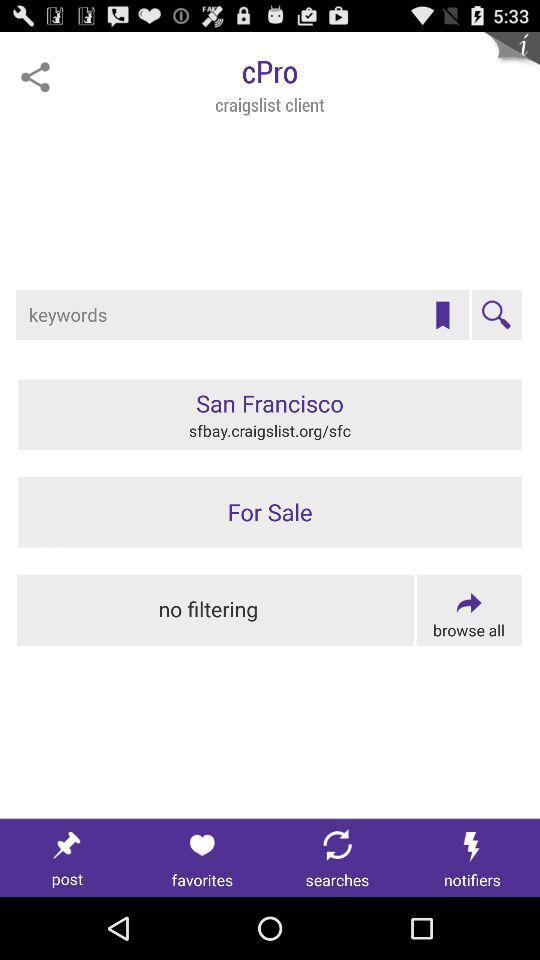  Describe the element at coordinates (270, 511) in the screenshot. I see `for sale filter option` at that location.